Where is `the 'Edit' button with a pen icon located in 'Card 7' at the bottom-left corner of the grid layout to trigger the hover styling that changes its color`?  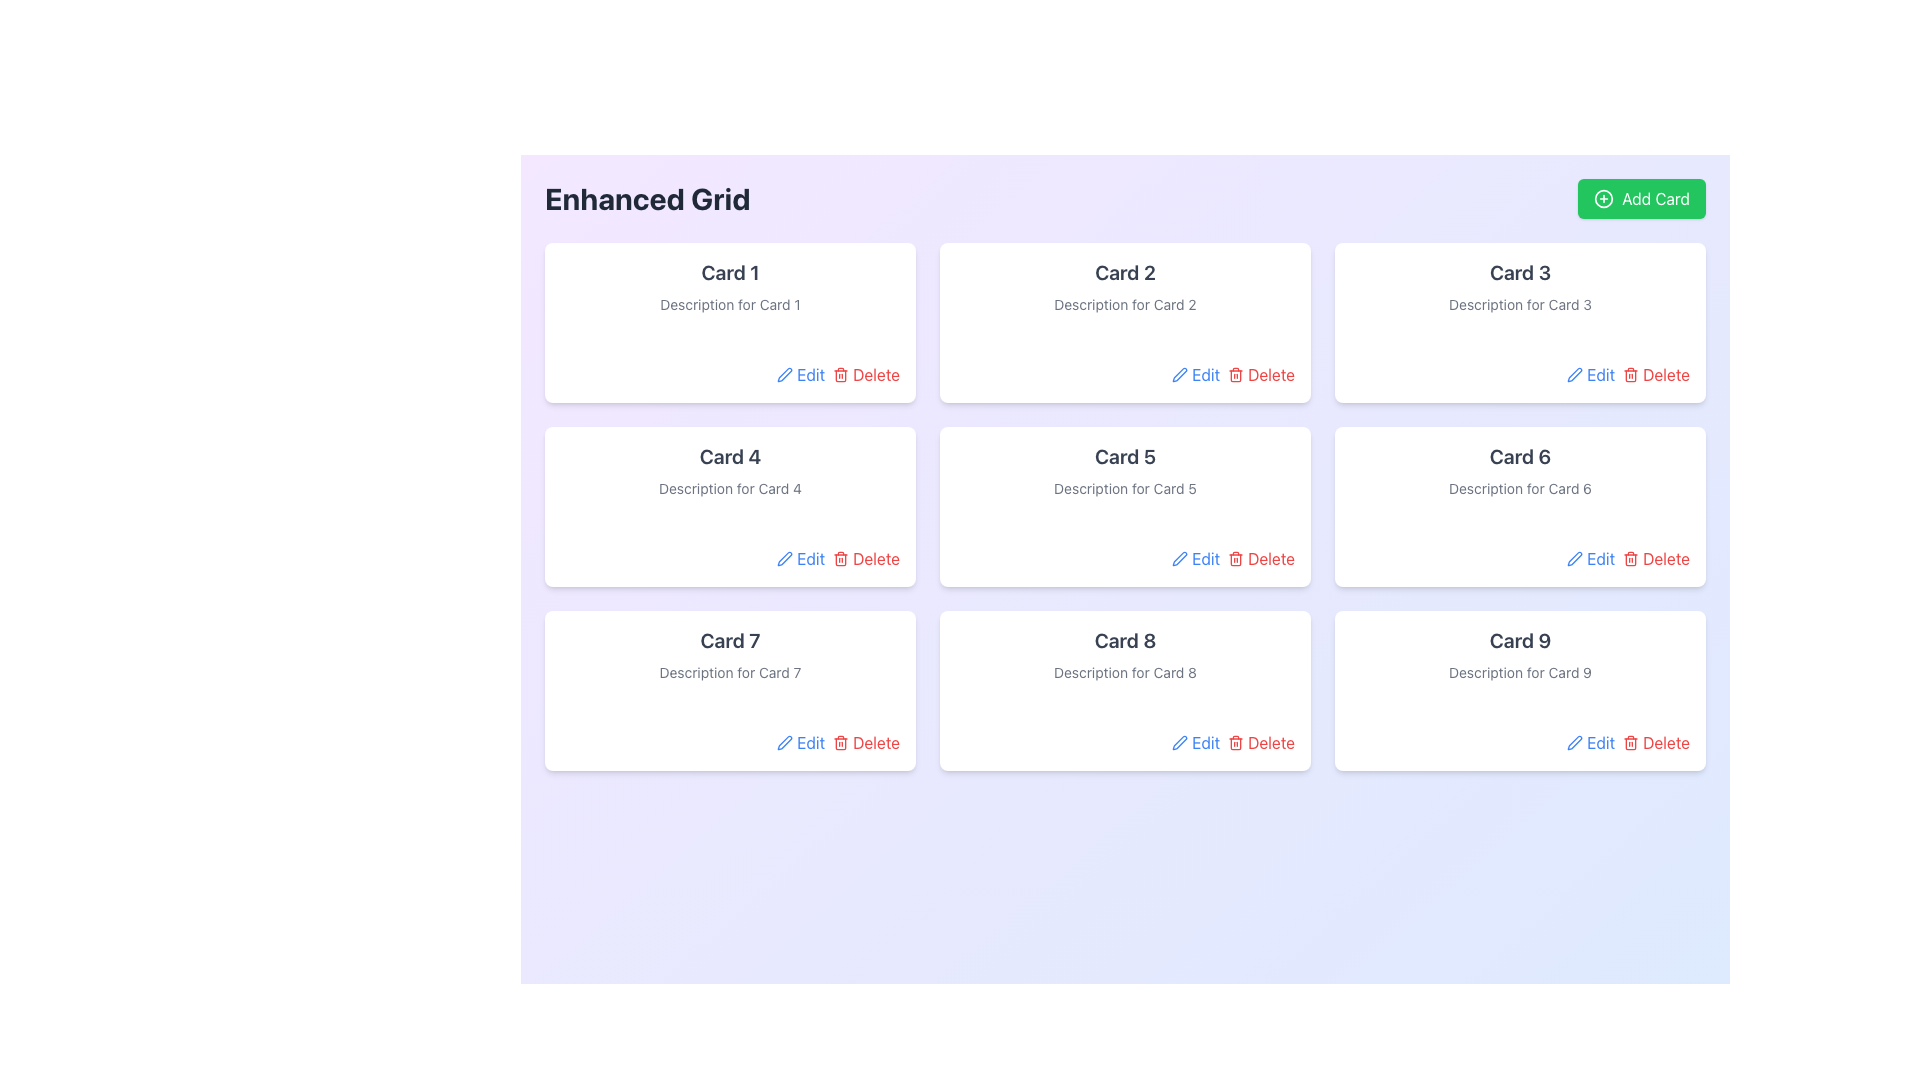
the 'Edit' button with a pen icon located in 'Card 7' at the bottom-left corner of the grid layout to trigger the hover styling that changes its color is located at coordinates (801, 743).